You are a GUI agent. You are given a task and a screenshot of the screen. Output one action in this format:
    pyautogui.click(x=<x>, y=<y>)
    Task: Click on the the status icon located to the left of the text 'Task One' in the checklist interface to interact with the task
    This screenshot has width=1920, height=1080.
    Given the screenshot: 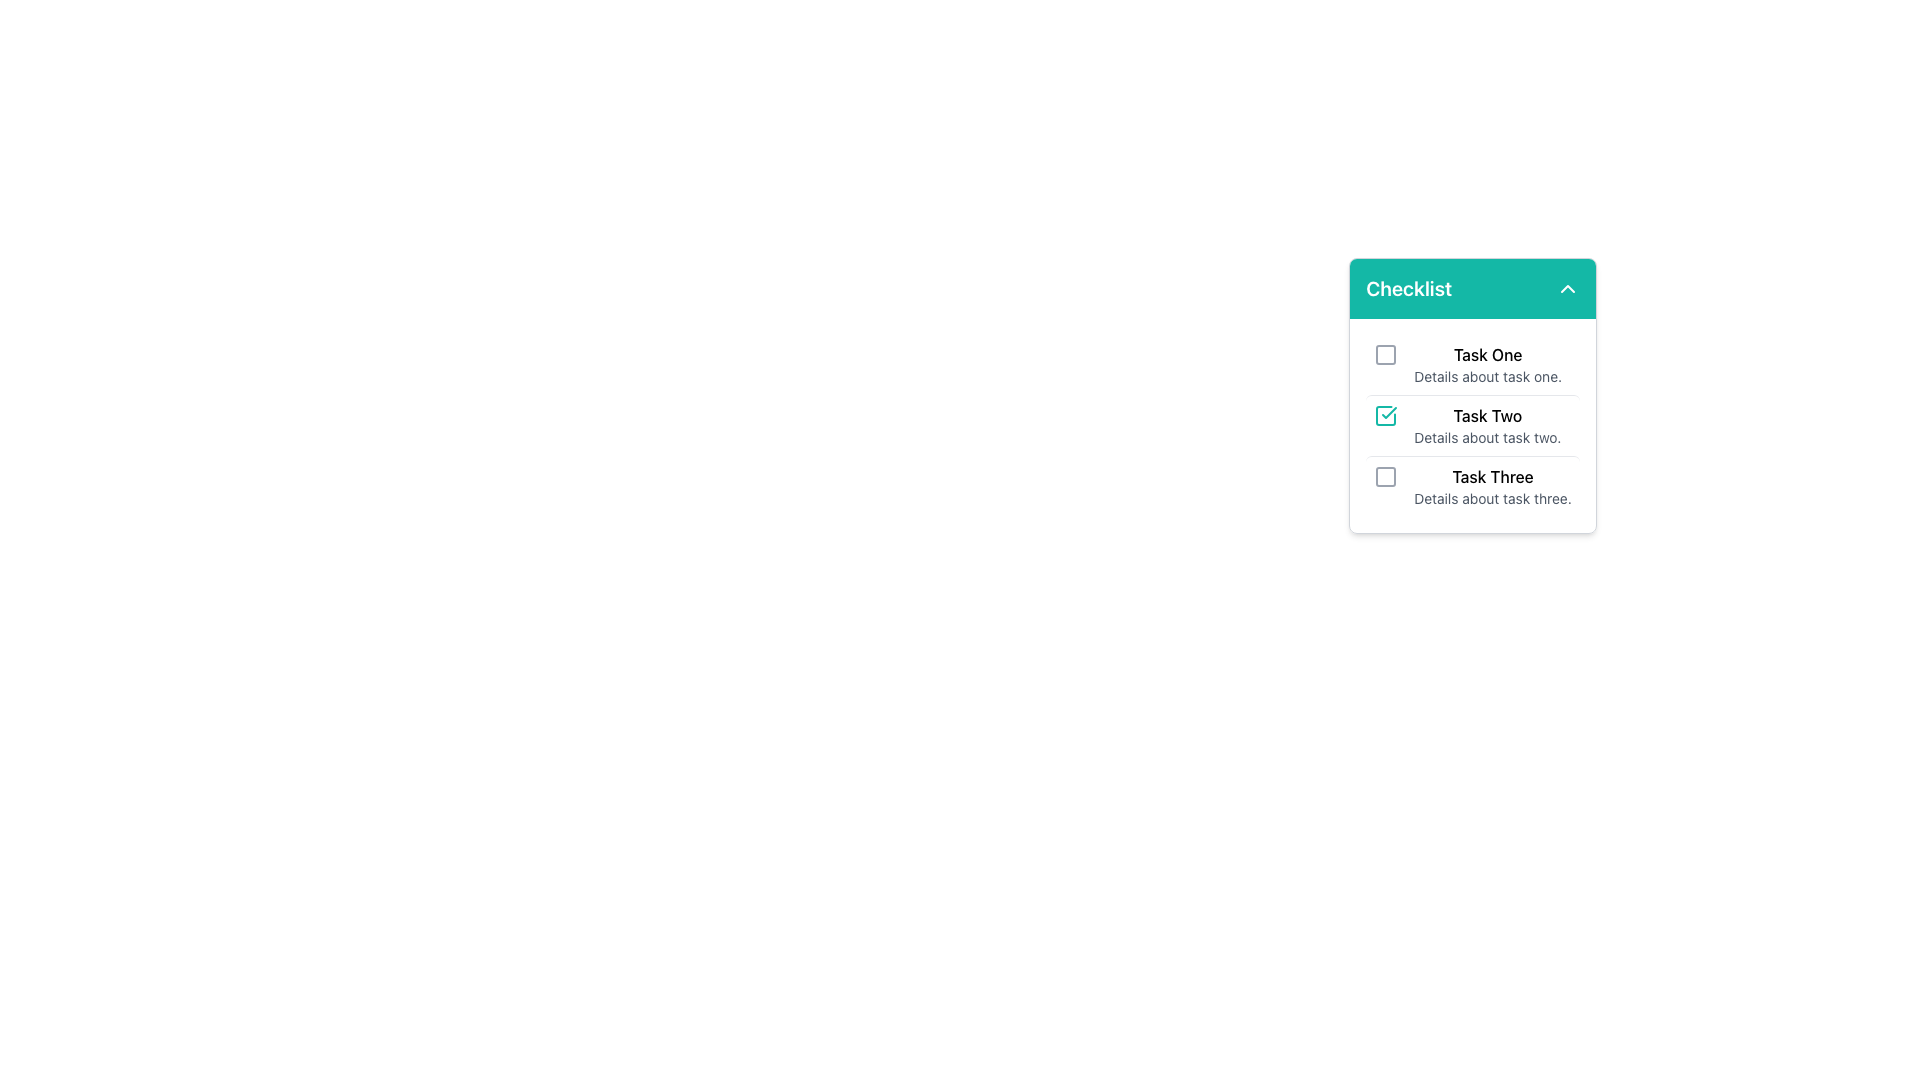 What is the action you would take?
    pyautogui.click(x=1385, y=353)
    